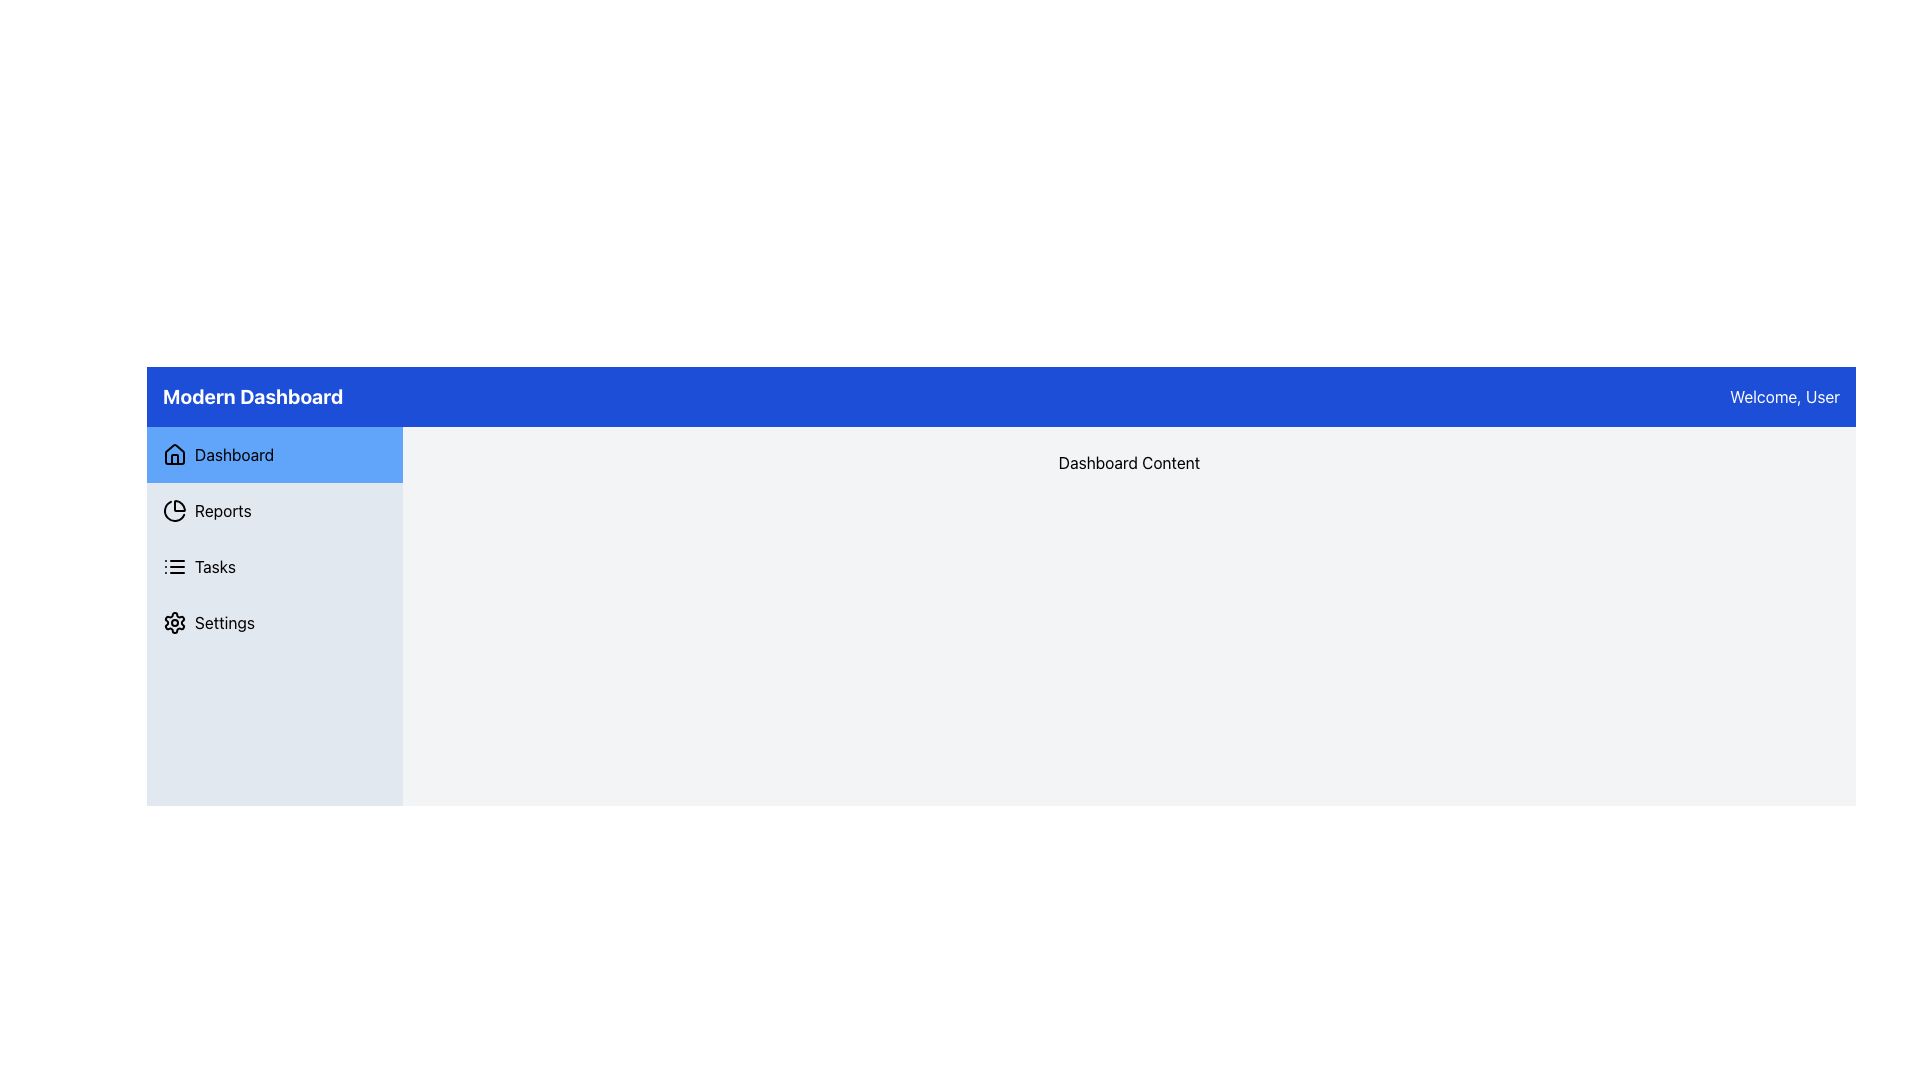 The width and height of the screenshot is (1920, 1080). Describe the element at coordinates (174, 455) in the screenshot. I see `the house-shaped icon in the sidebar navigation menu labeled 'Dashboard'` at that location.